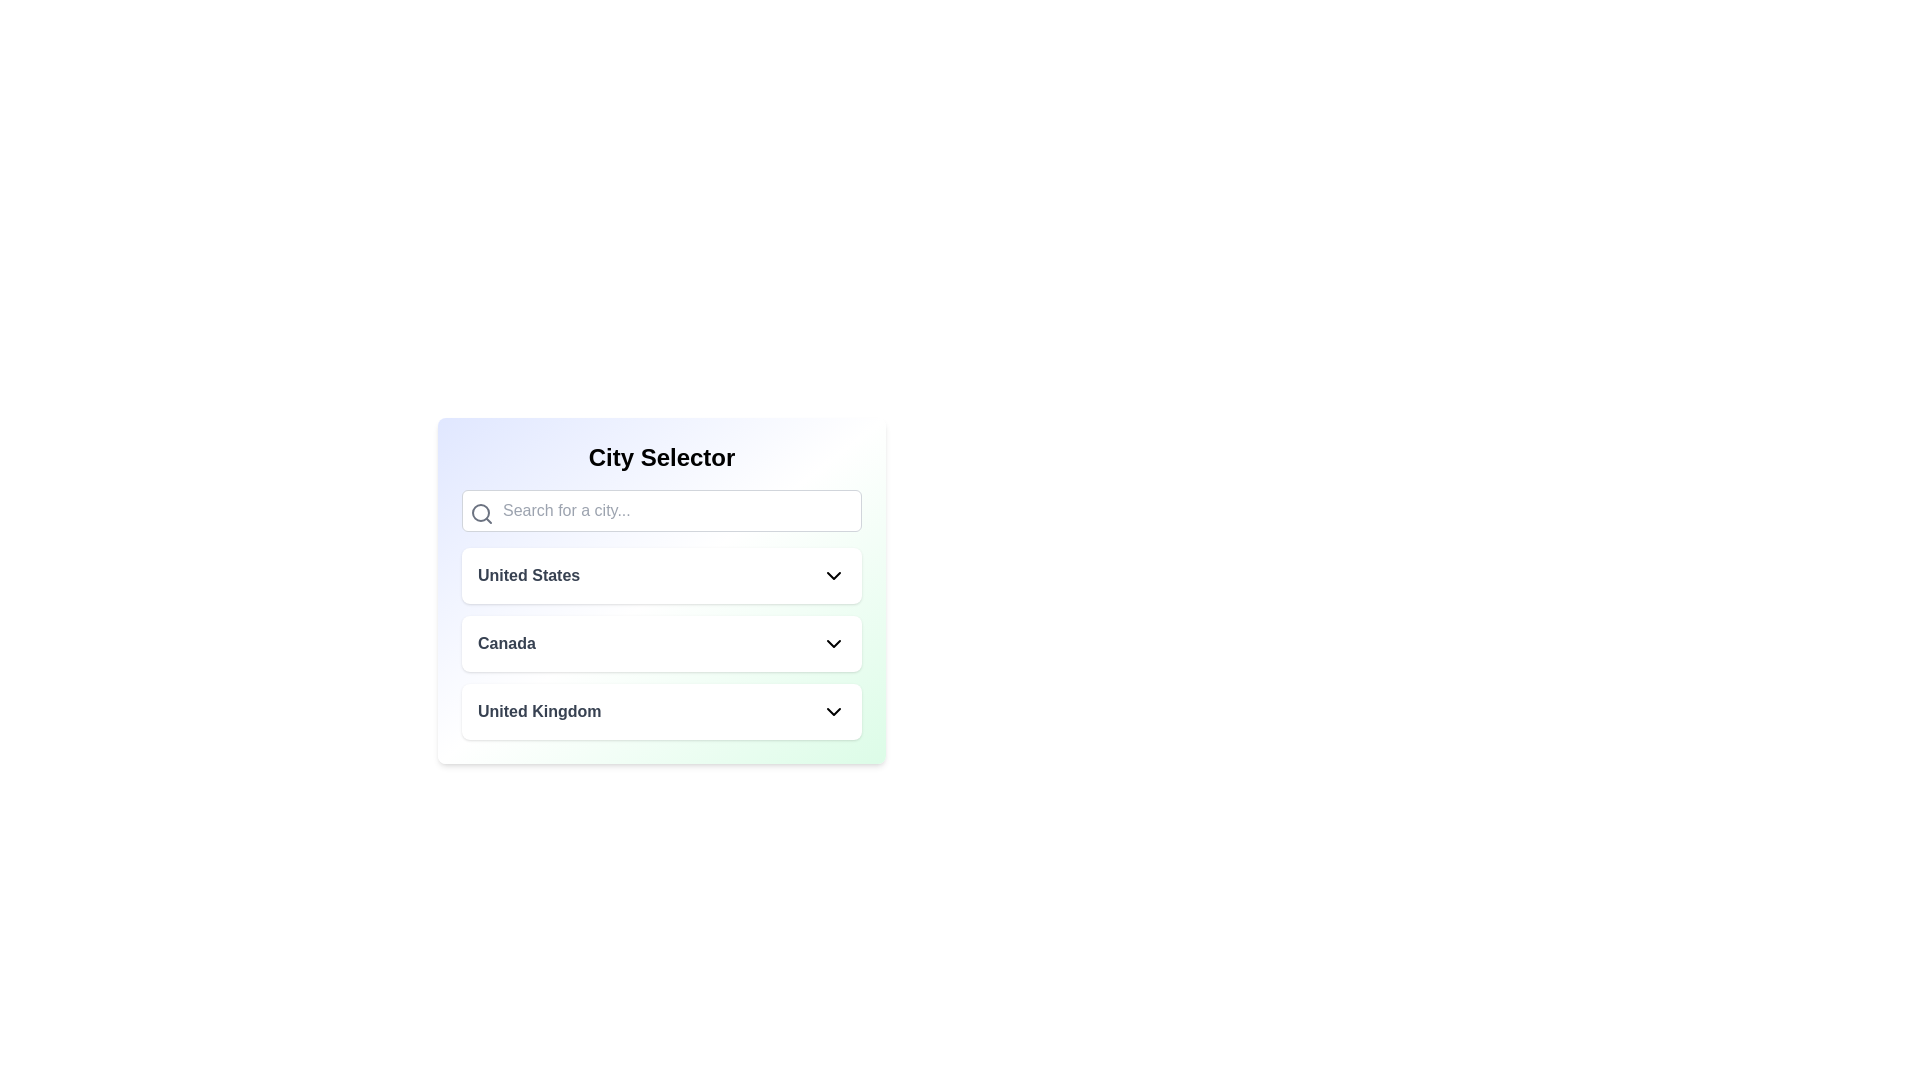 The height and width of the screenshot is (1080, 1920). Describe the element at coordinates (834, 644) in the screenshot. I see `the downward-pointing chevron icon` at that location.